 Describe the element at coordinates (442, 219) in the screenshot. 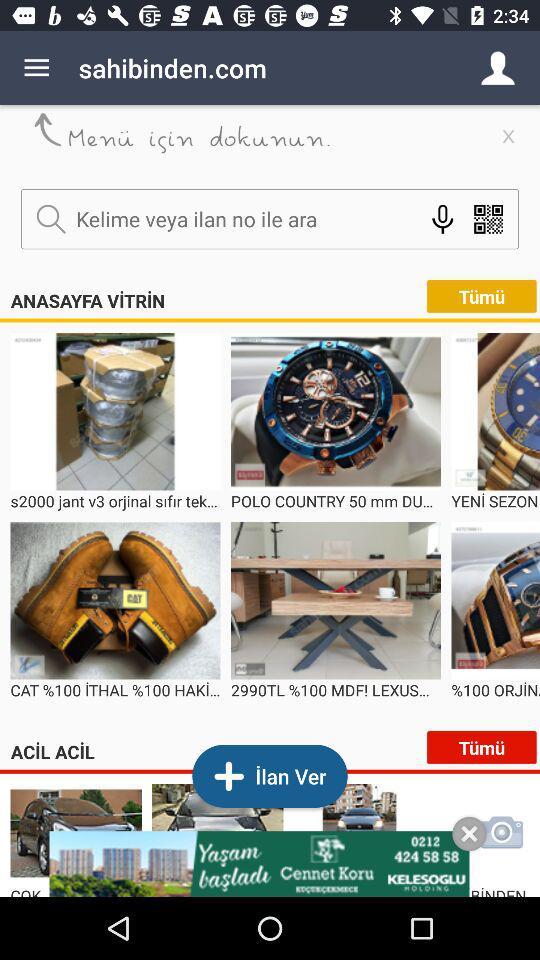

I see `the microphone icon` at that location.